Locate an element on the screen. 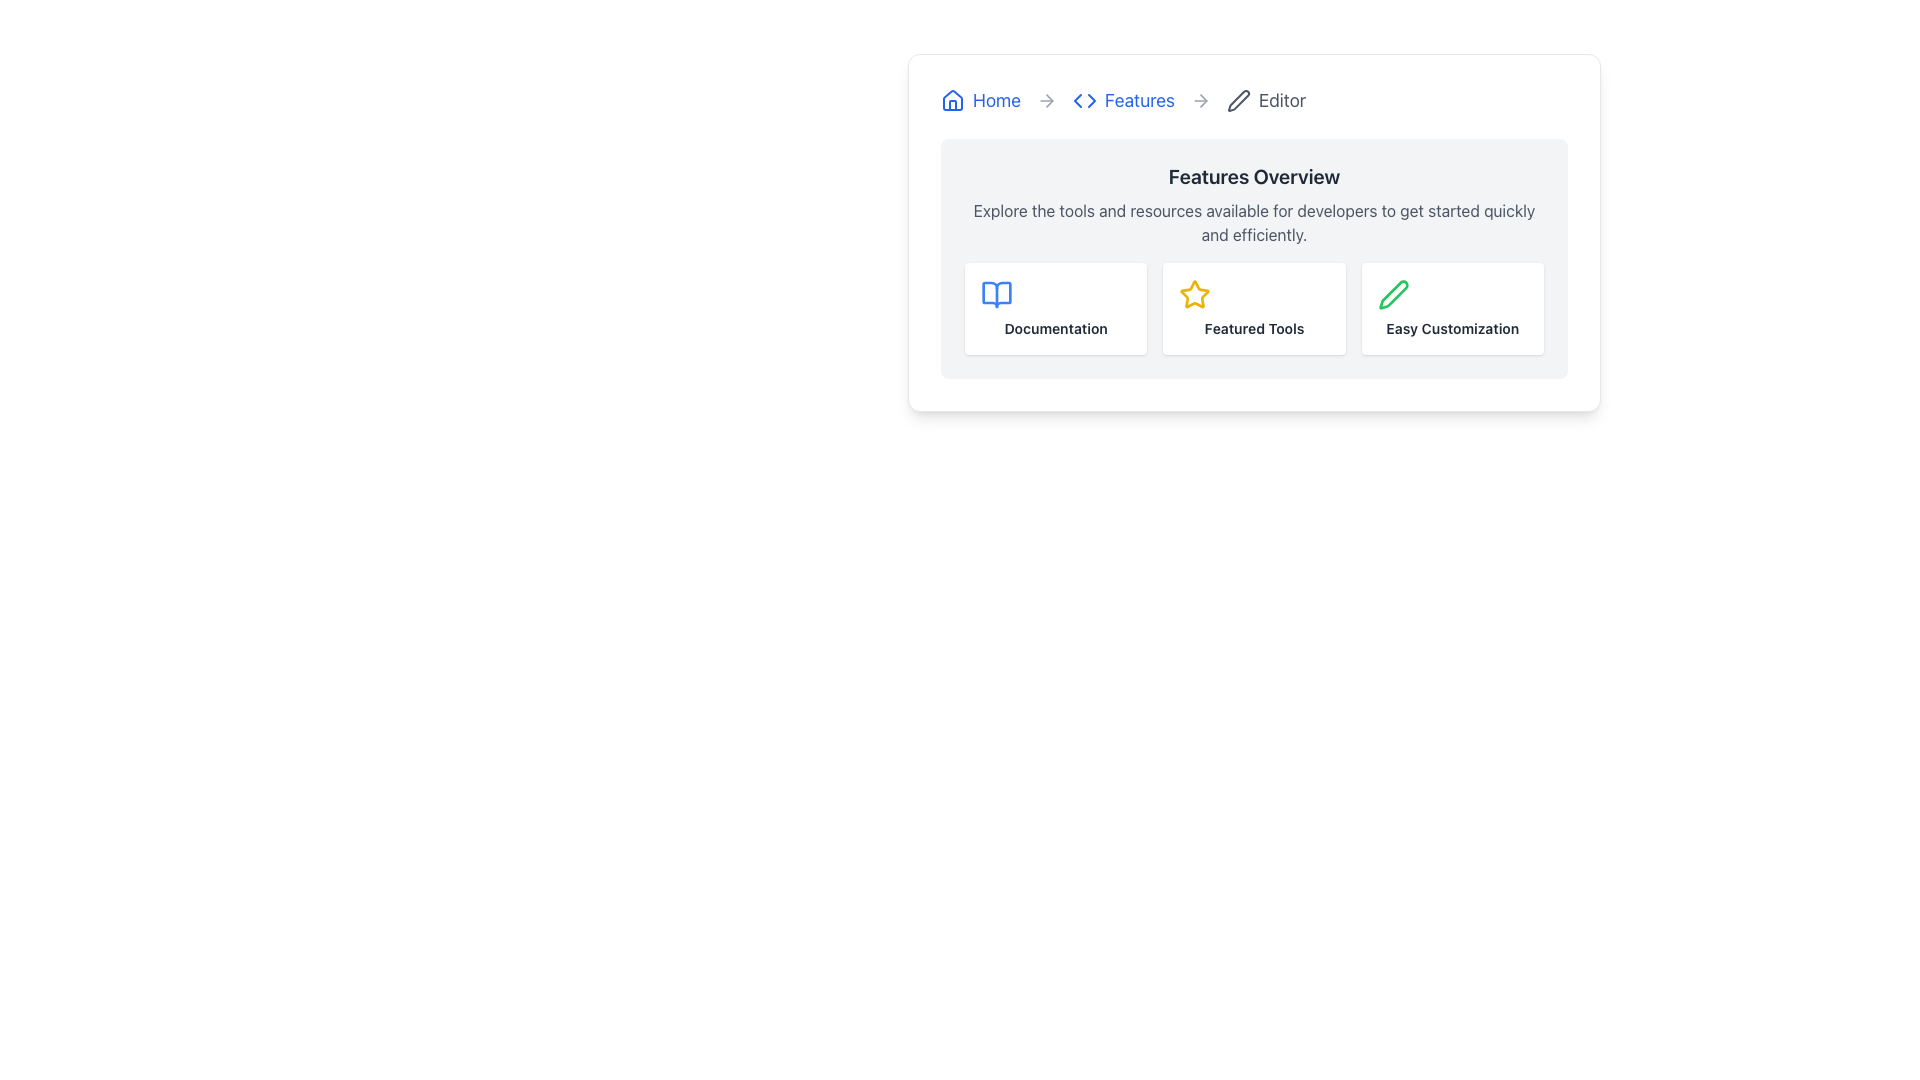 The width and height of the screenshot is (1920, 1080). the simplified house icon in the breadcrumb navigation bar is located at coordinates (952, 100).